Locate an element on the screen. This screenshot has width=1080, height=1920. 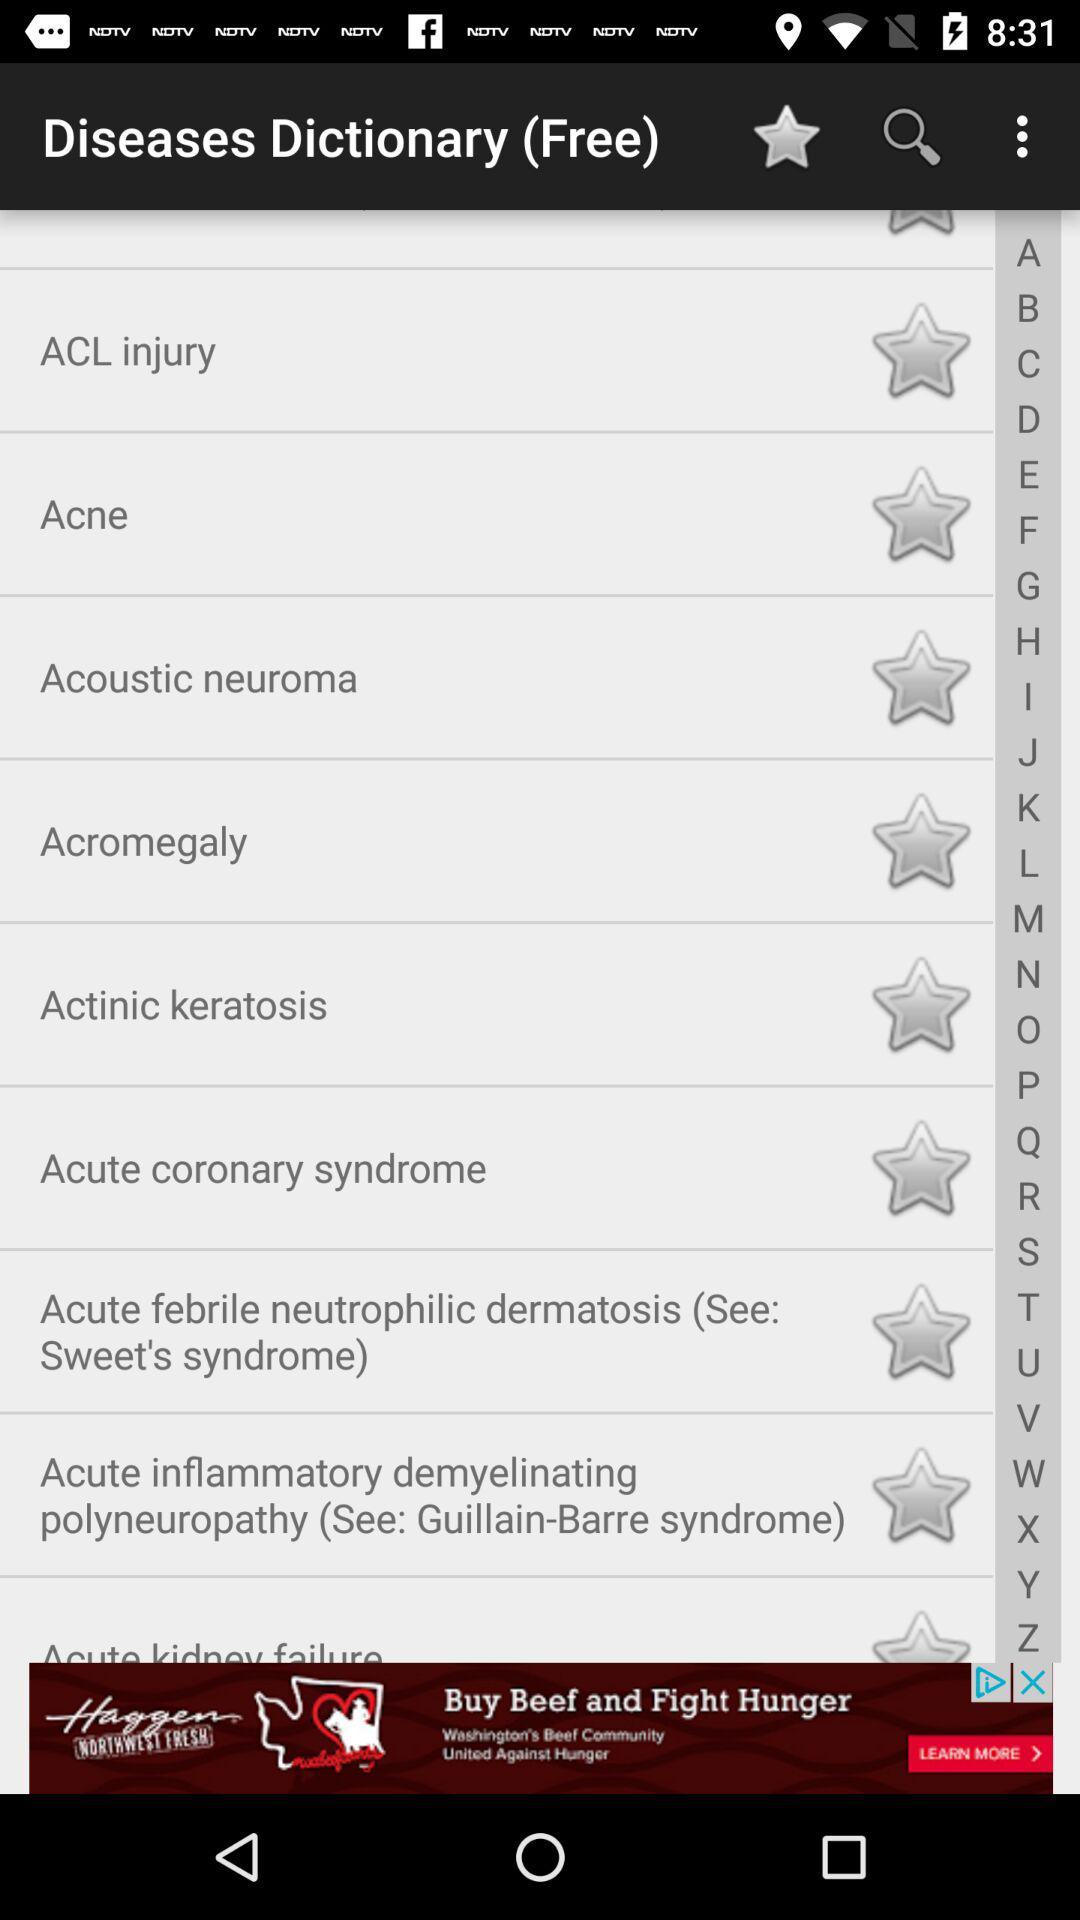
favourites is located at coordinates (920, 1628).